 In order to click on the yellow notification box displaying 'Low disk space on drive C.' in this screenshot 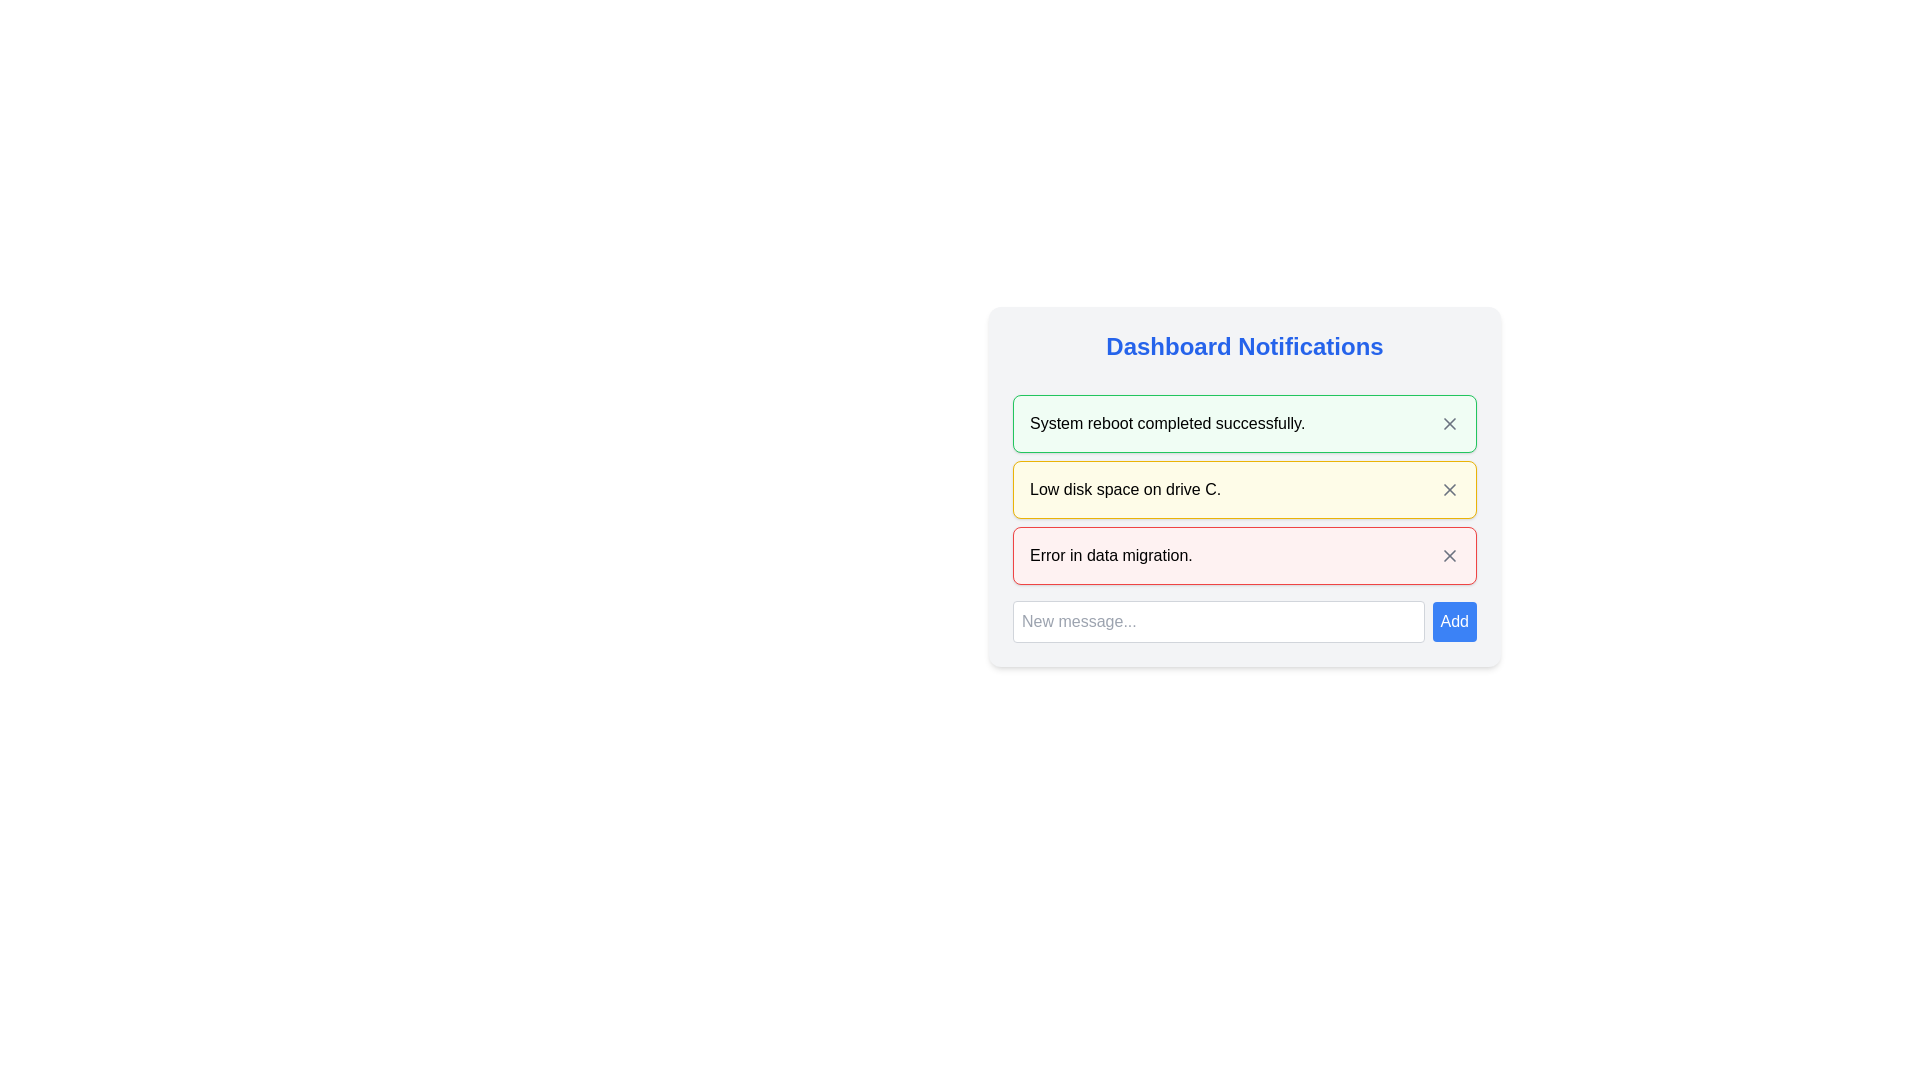, I will do `click(1243, 486)`.